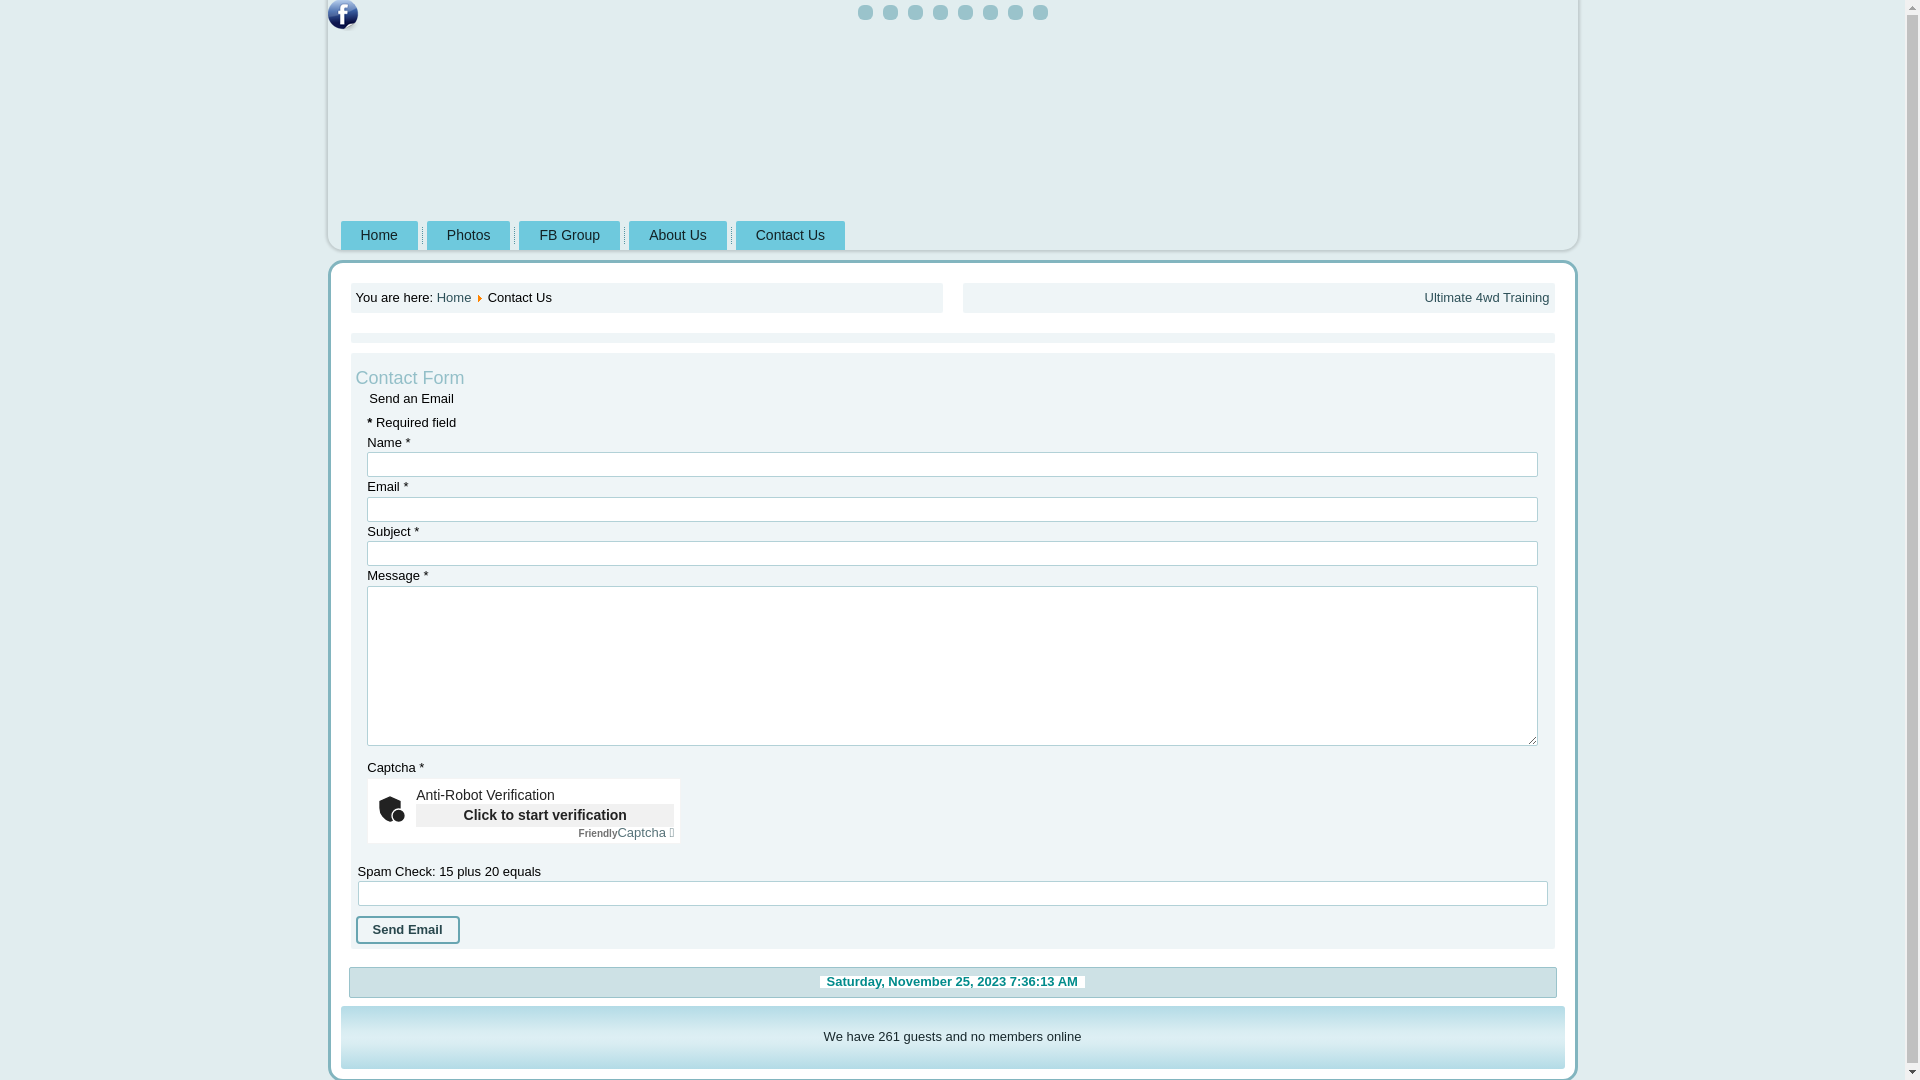 This screenshot has width=1920, height=1080. Describe the element at coordinates (568, 234) in the screenshot. I see `'FB Group'` at that location.